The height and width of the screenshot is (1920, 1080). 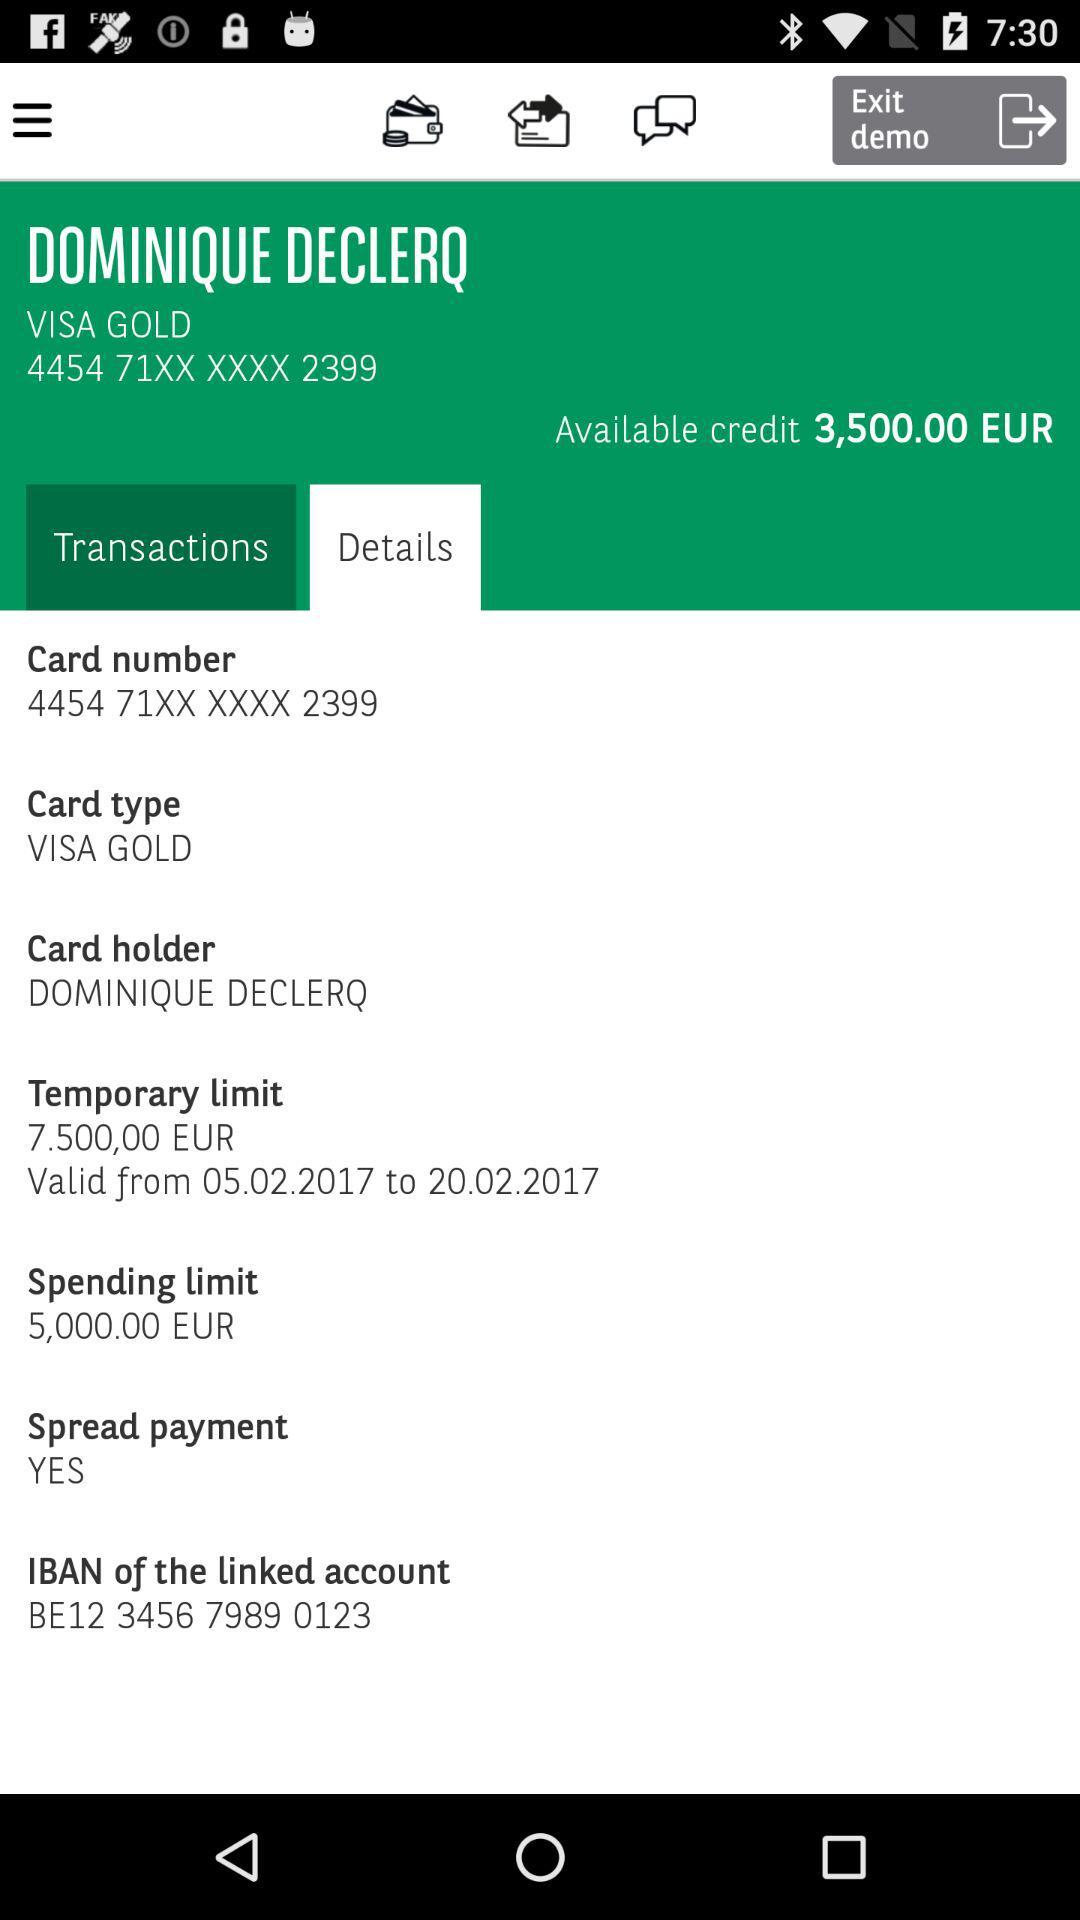 What do you see at coordinates (160, 547) in the screenshot?
I see `transactions` at bounding box center [160, 547].